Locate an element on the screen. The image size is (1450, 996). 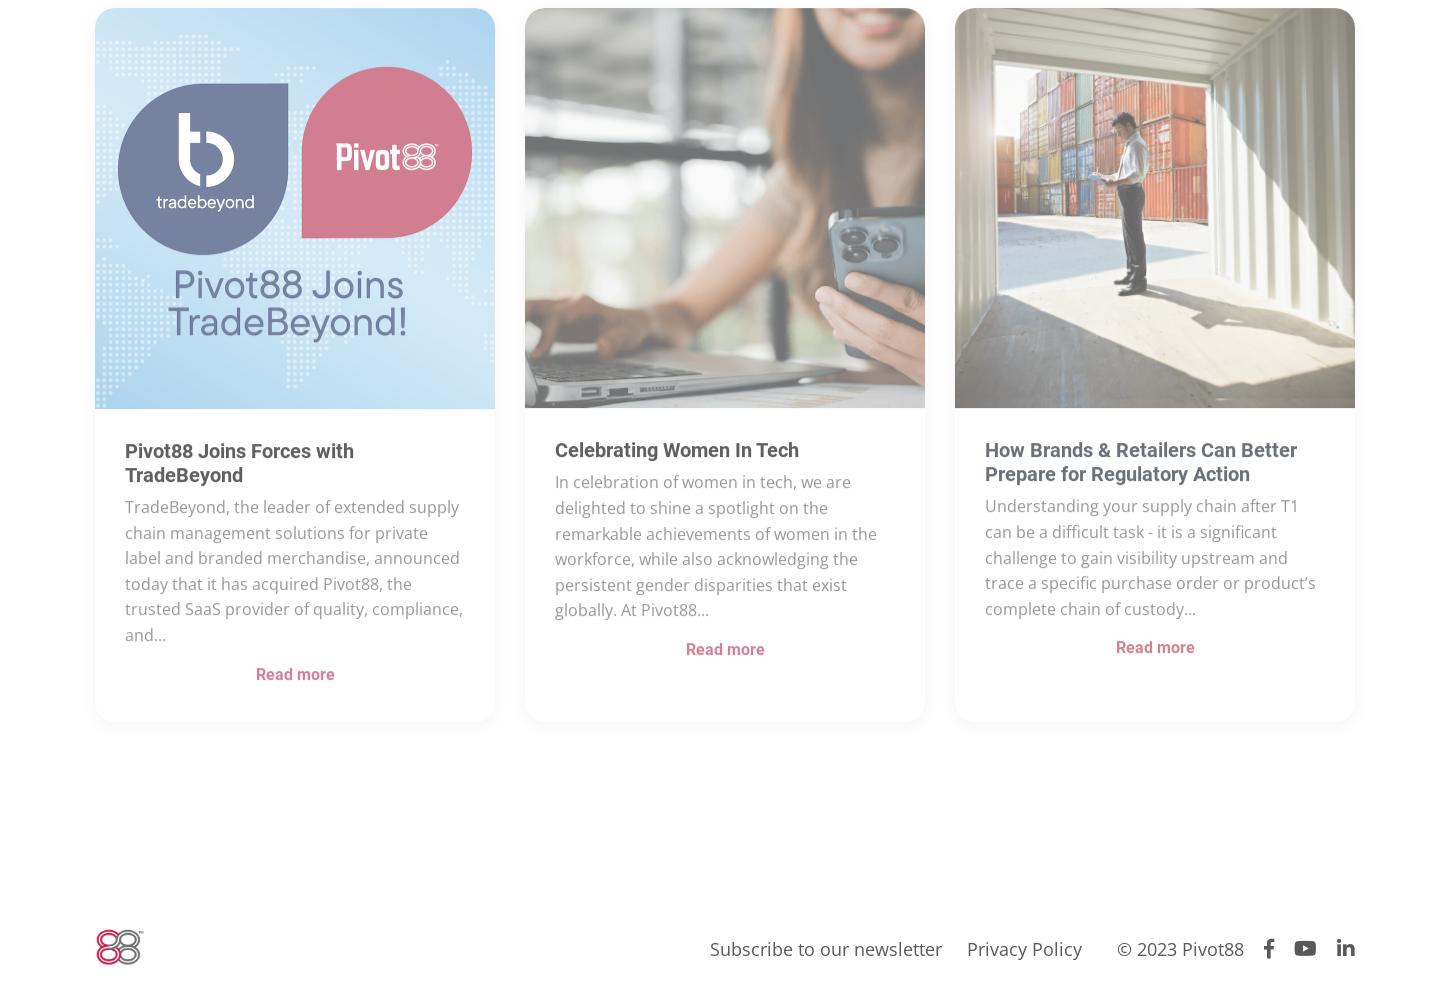
'How Brands & Retailers Can Better Prepare for Regulatory Action' is located at coordinates (1140, 524).